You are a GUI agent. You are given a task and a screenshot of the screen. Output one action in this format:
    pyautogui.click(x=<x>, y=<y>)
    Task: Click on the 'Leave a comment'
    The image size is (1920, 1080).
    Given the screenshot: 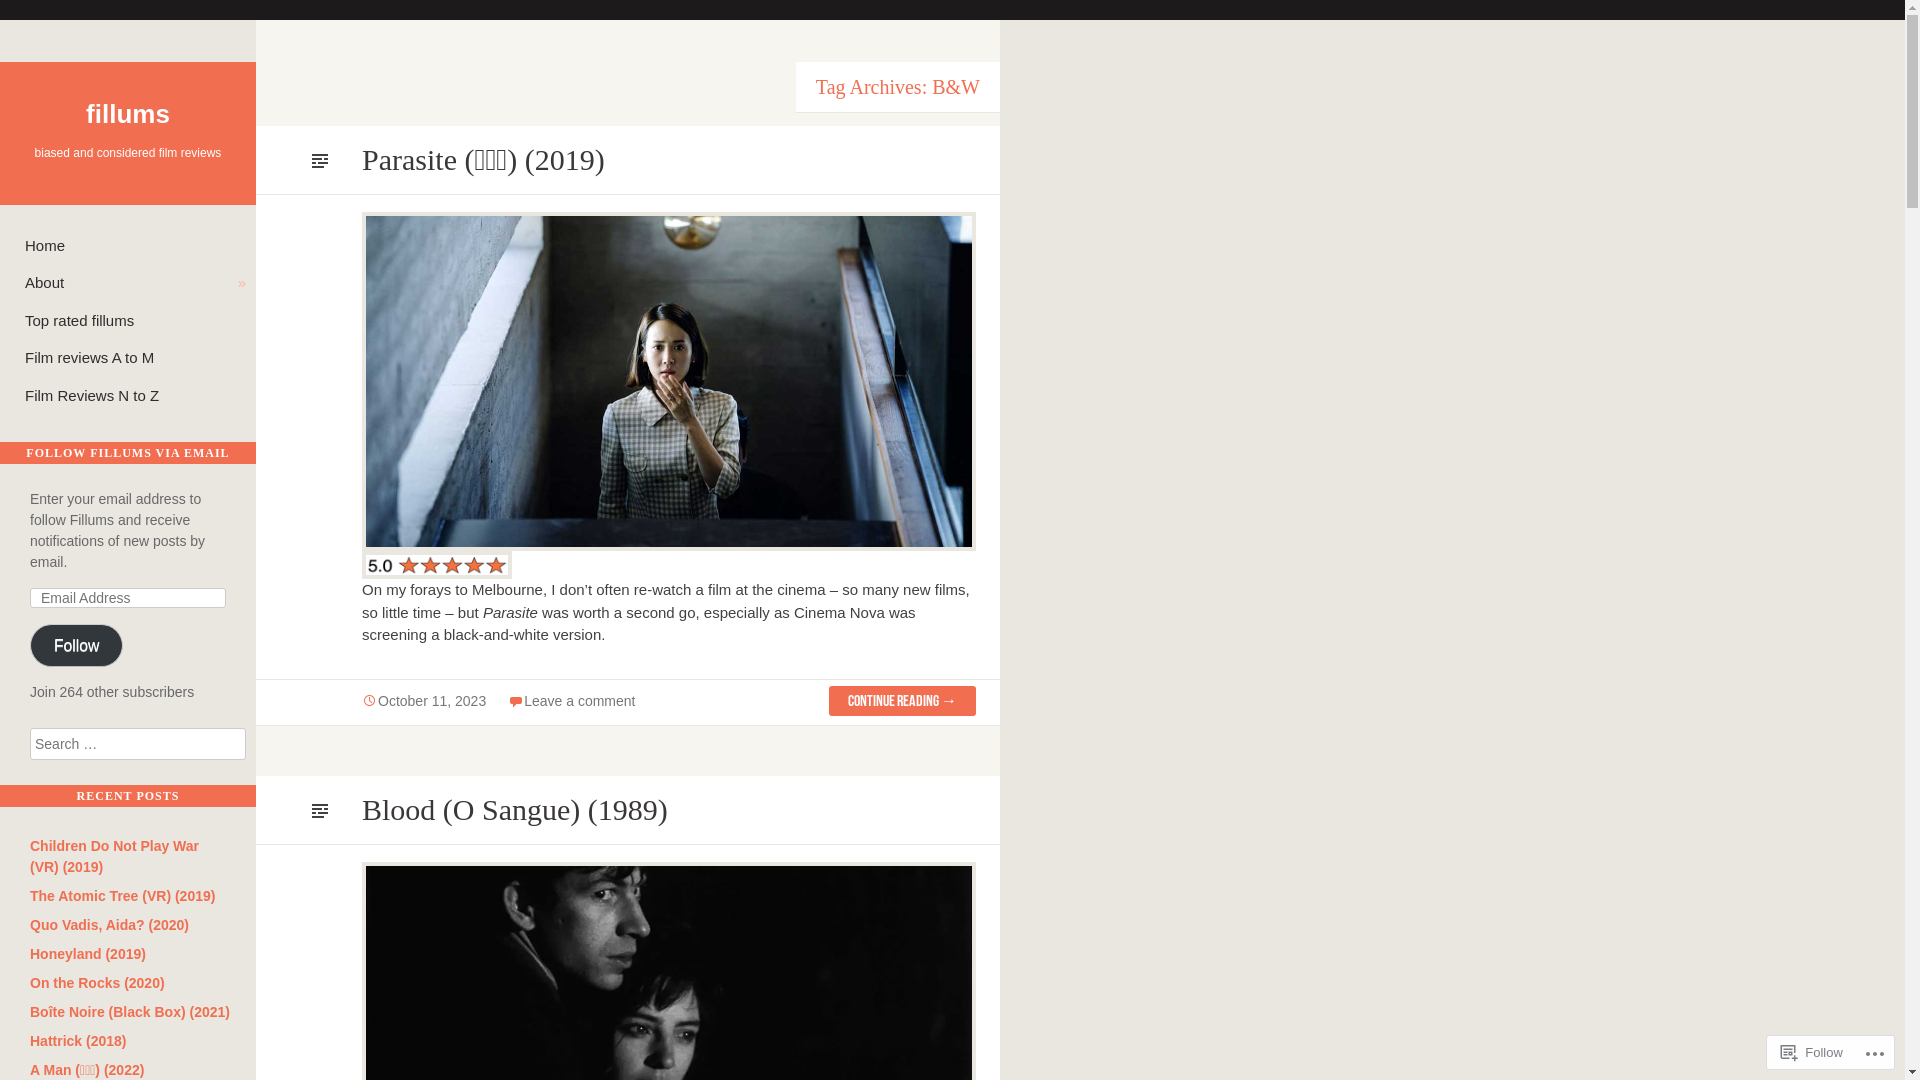 What is the action you would take?
    pyautogui.click(x=523, y=700)
    